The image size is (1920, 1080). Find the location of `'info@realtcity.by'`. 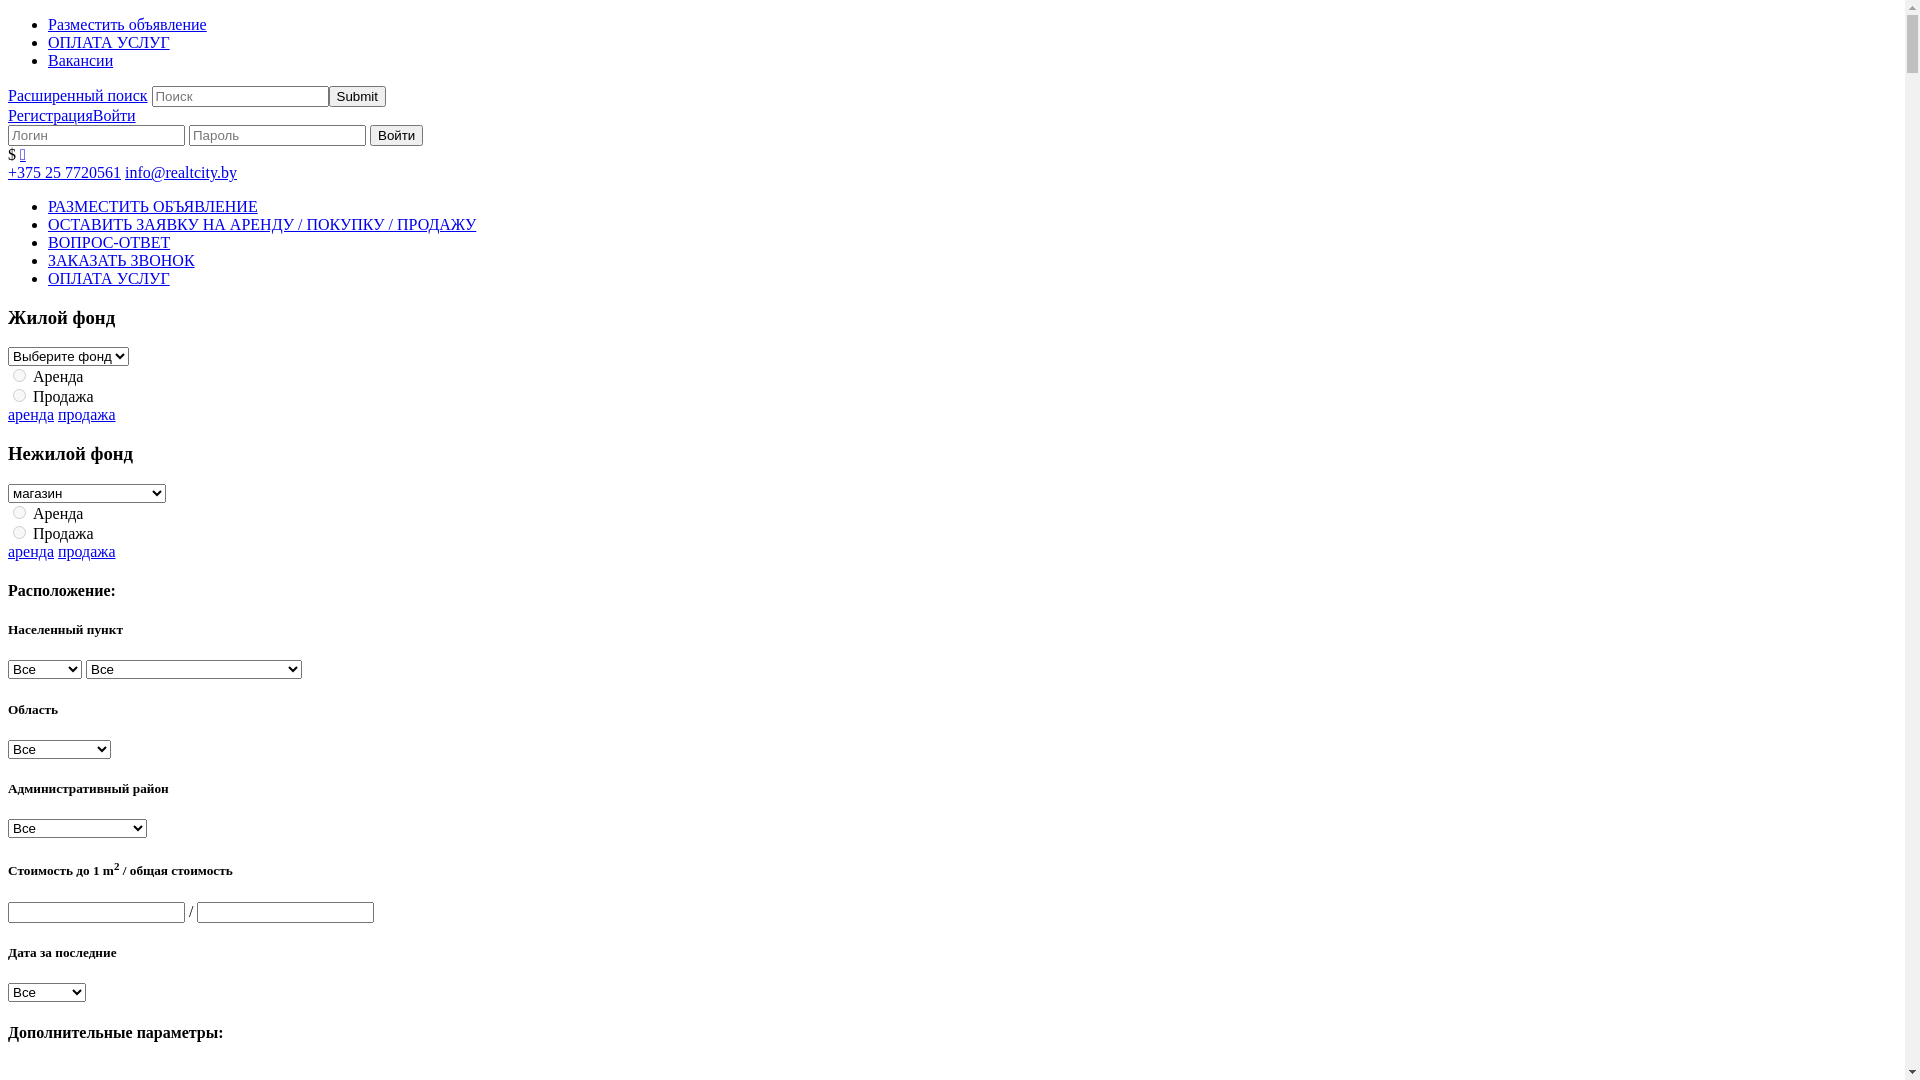

'info@realtcity.by' is located at coordinates (181, 171).